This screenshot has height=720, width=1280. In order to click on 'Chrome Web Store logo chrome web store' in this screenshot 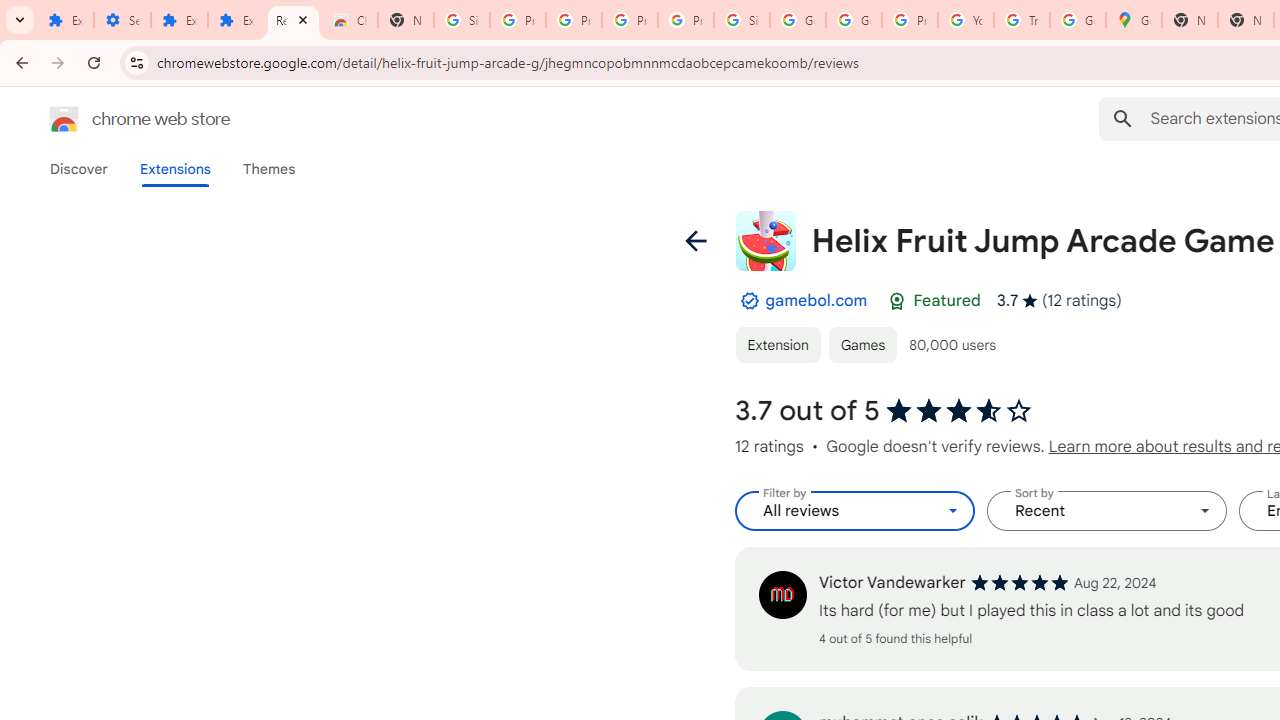, I will do `click(118, 119)`.